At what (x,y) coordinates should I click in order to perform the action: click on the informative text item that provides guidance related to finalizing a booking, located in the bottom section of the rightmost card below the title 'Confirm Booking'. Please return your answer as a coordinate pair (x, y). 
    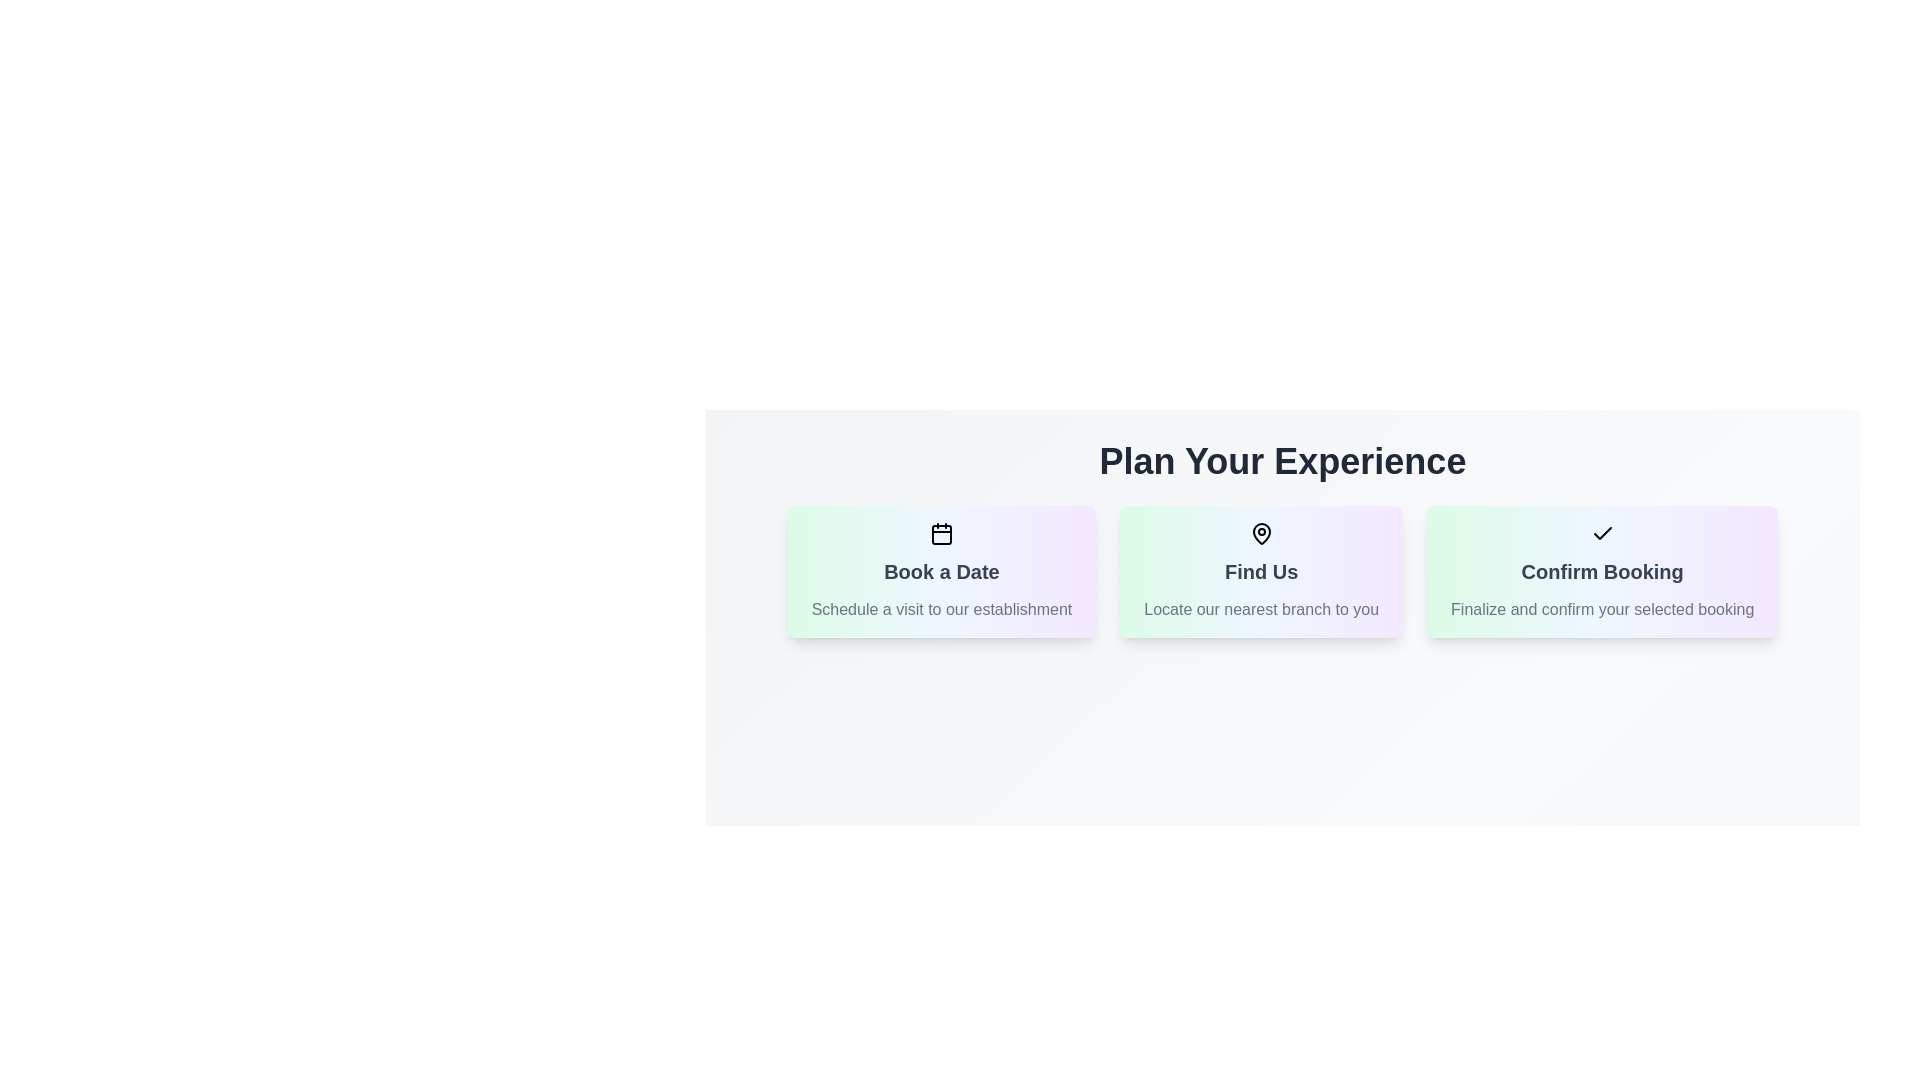
    Looking at the image, I should click on (1602, 608).